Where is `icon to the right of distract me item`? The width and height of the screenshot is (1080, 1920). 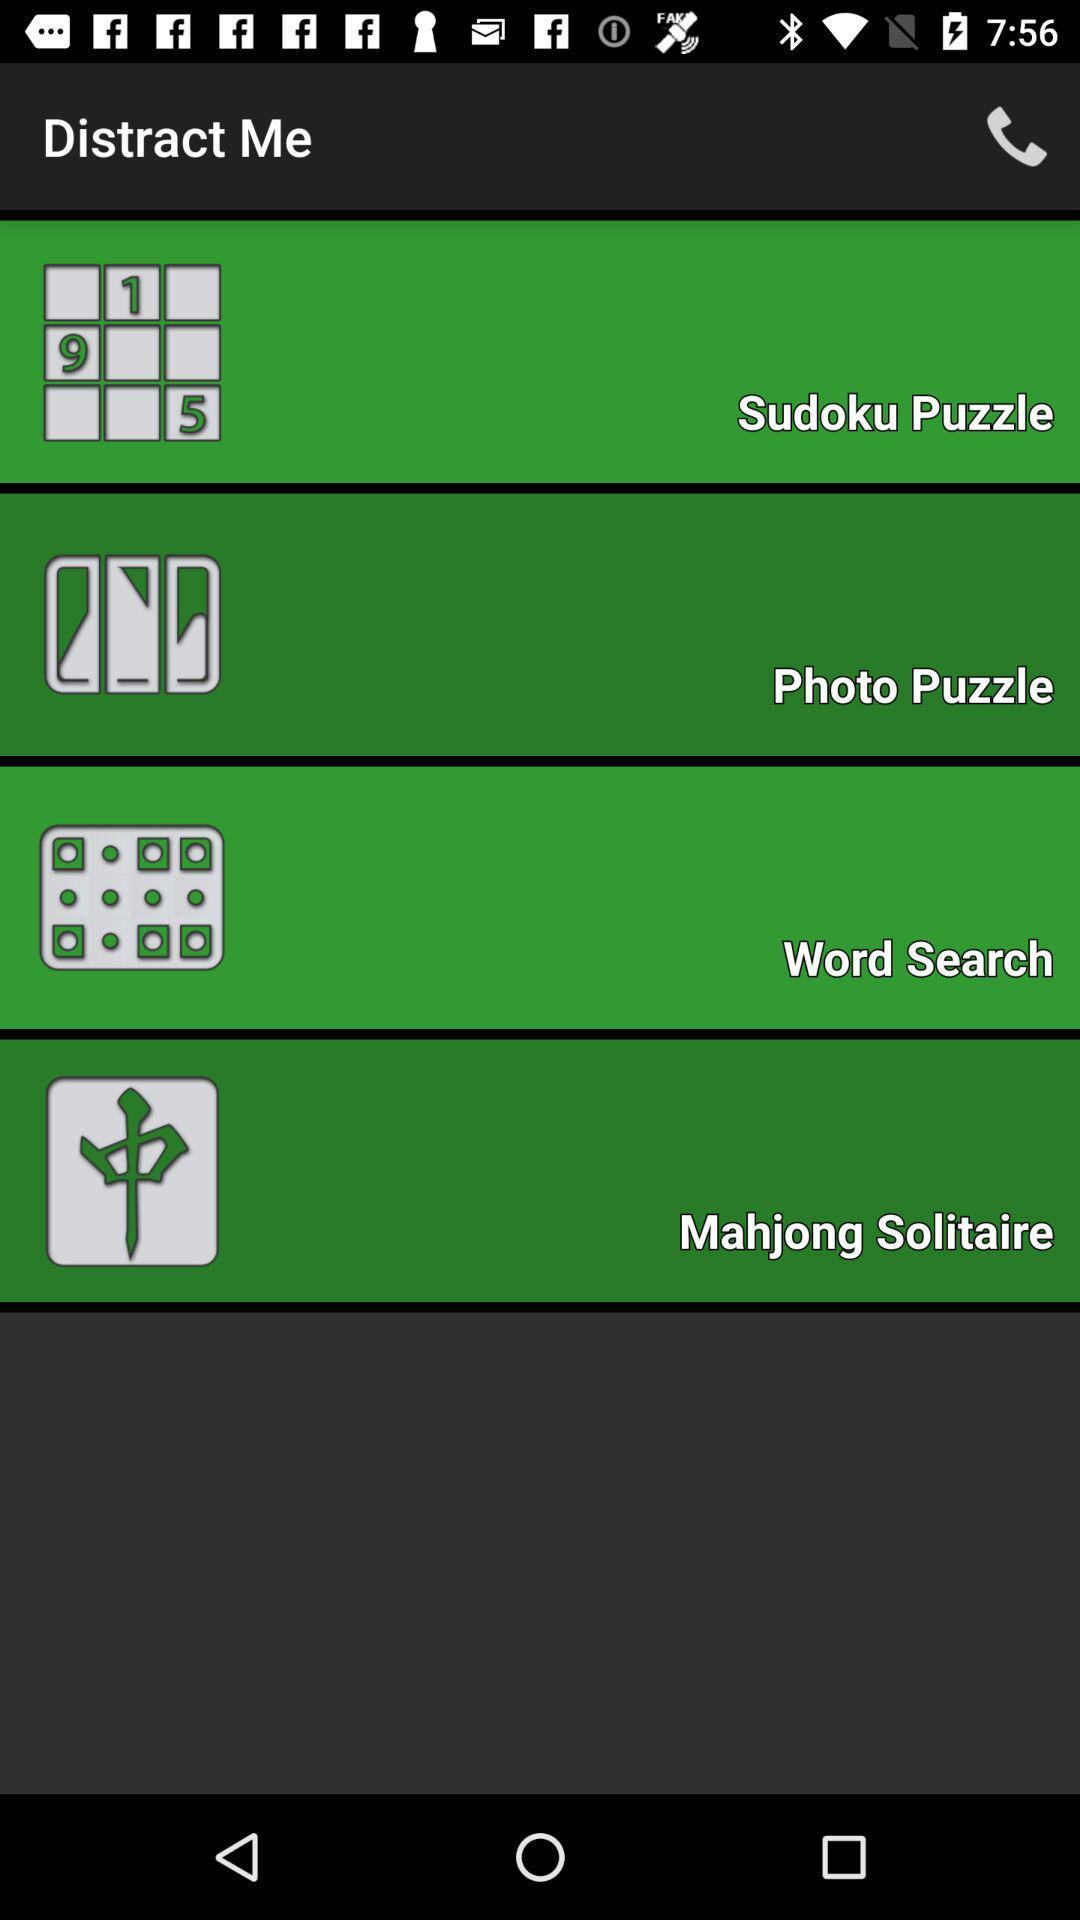 icon to the right of distract me item is located at coordinates (1017, 135).